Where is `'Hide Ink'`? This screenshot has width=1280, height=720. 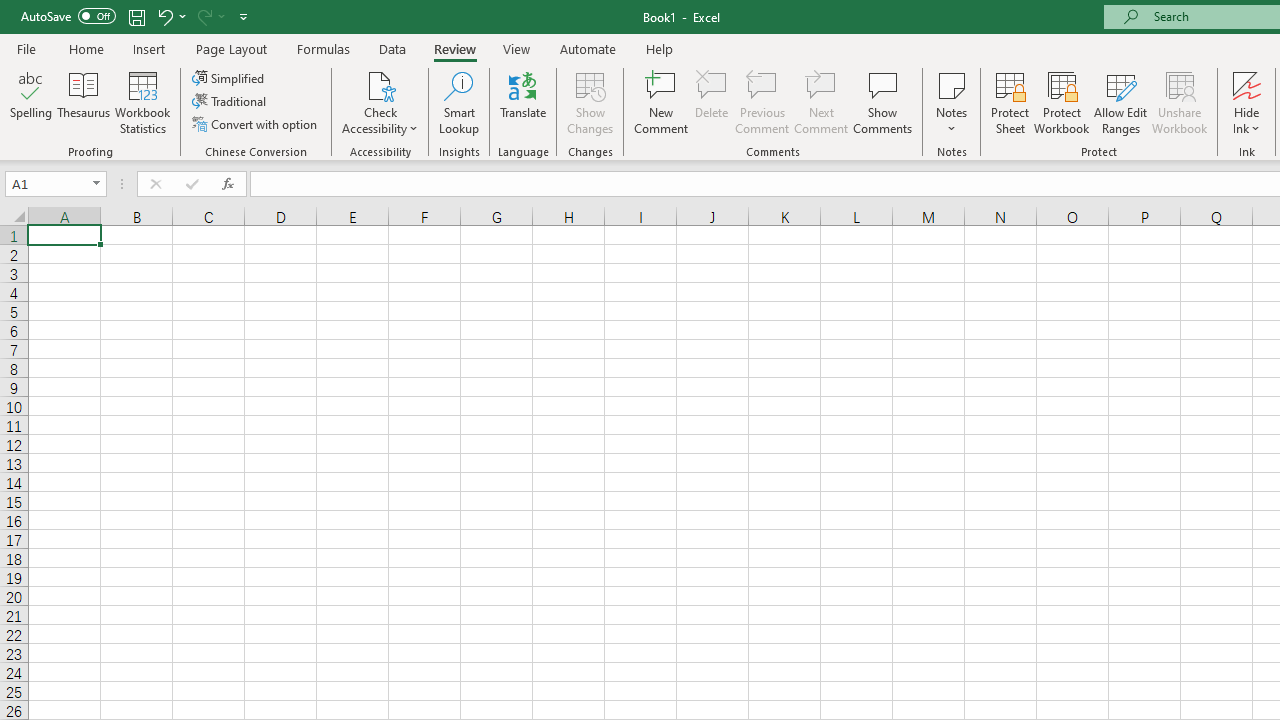 'Hide Ink' is located at coordinates (1246, 103).